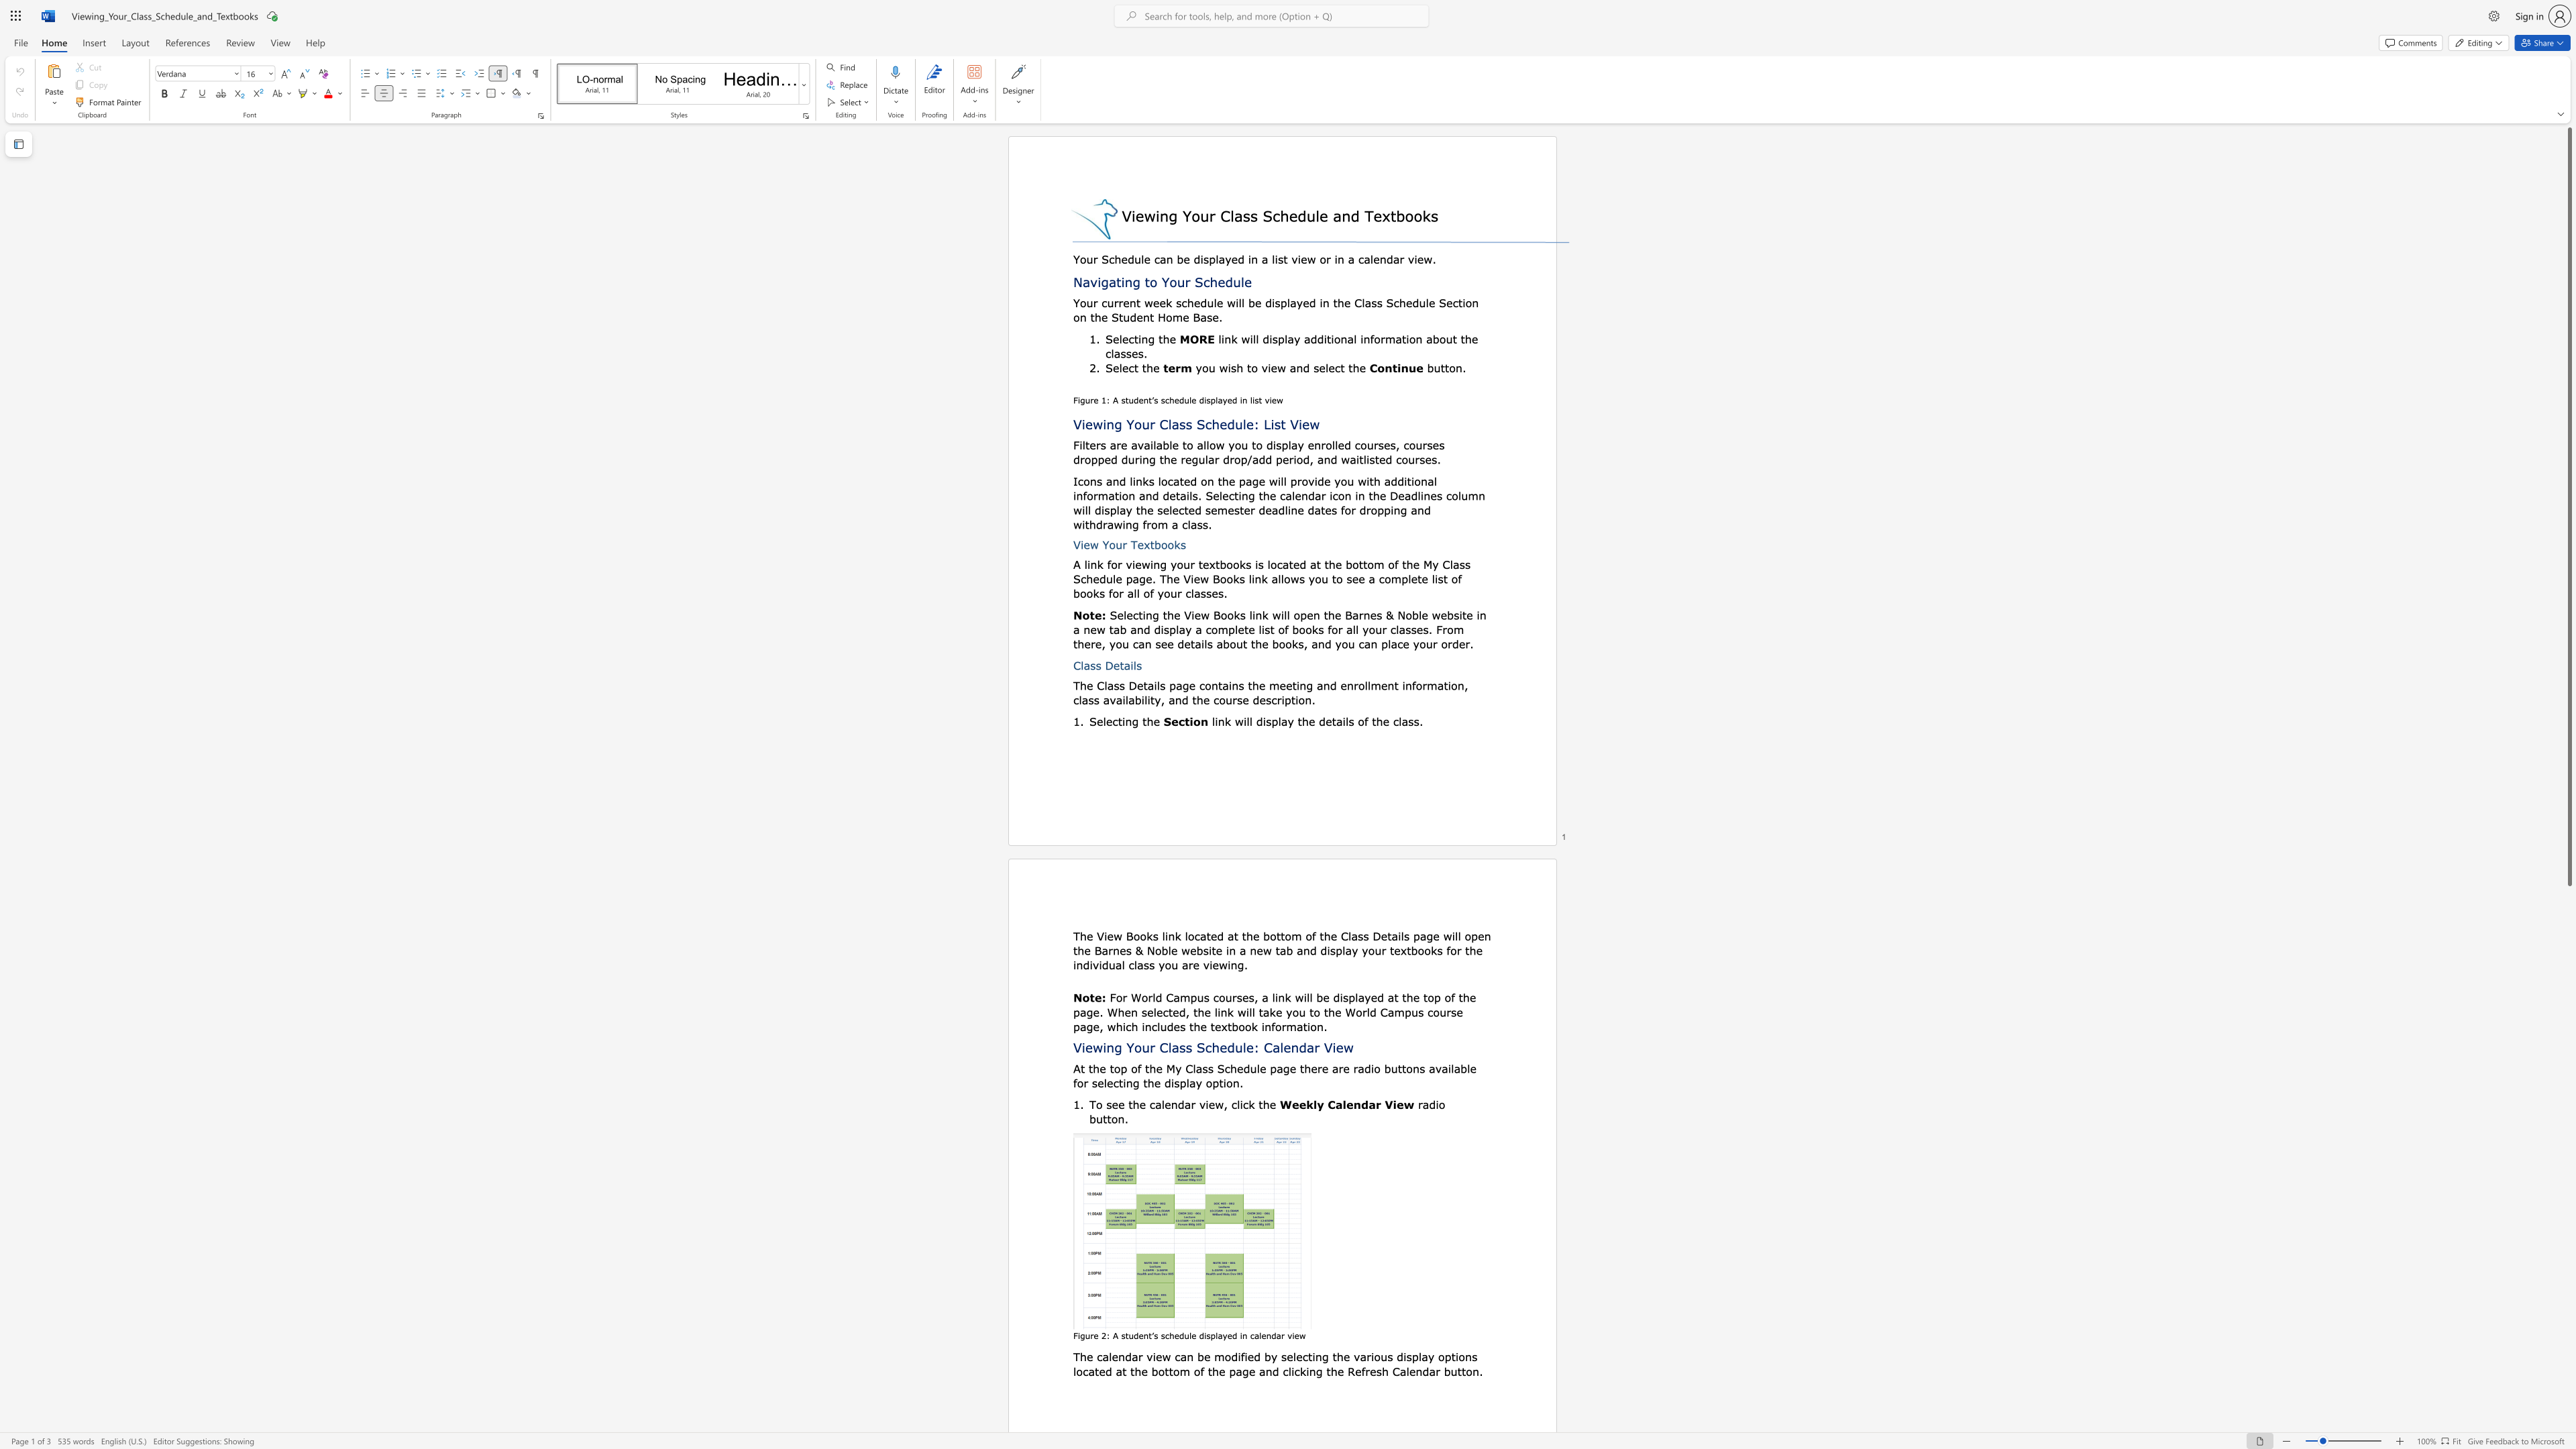  I want to click on the vertical scrollbar to lower the page content, so click(2568, 1407).